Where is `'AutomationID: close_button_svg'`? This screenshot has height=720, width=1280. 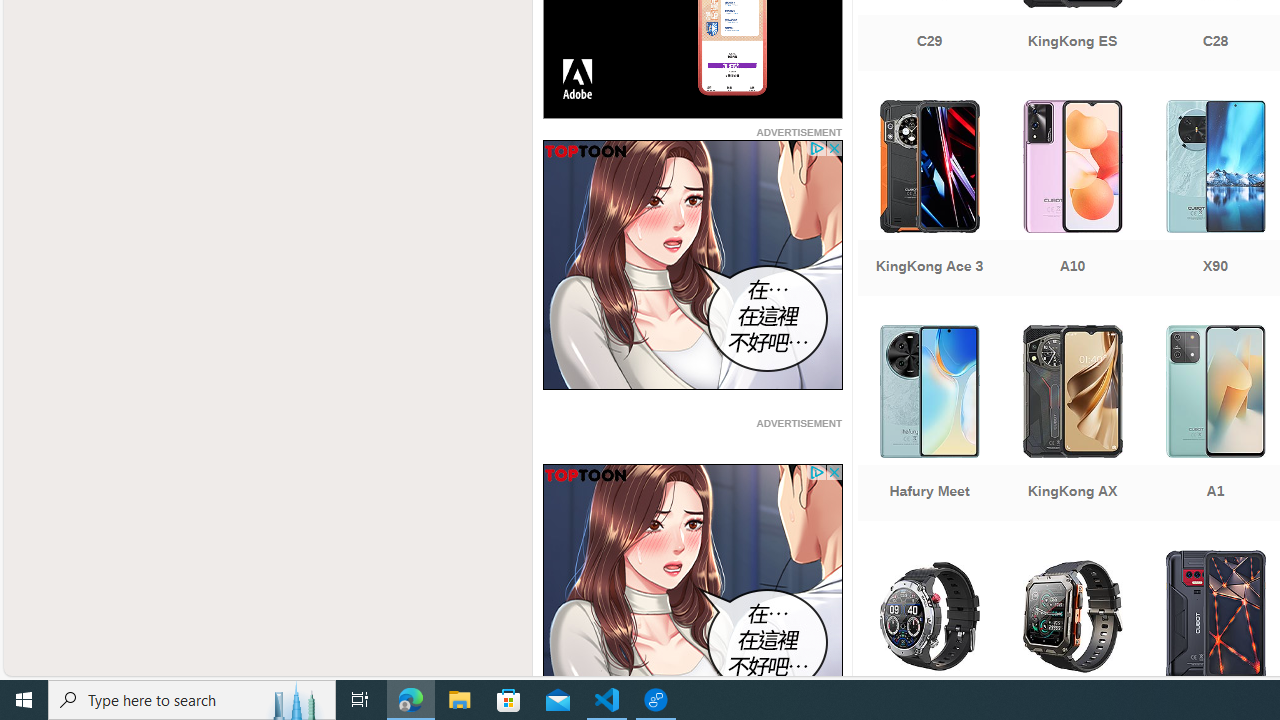 'AutomationID: close_button_svg' is located at coordinates (833, 473).